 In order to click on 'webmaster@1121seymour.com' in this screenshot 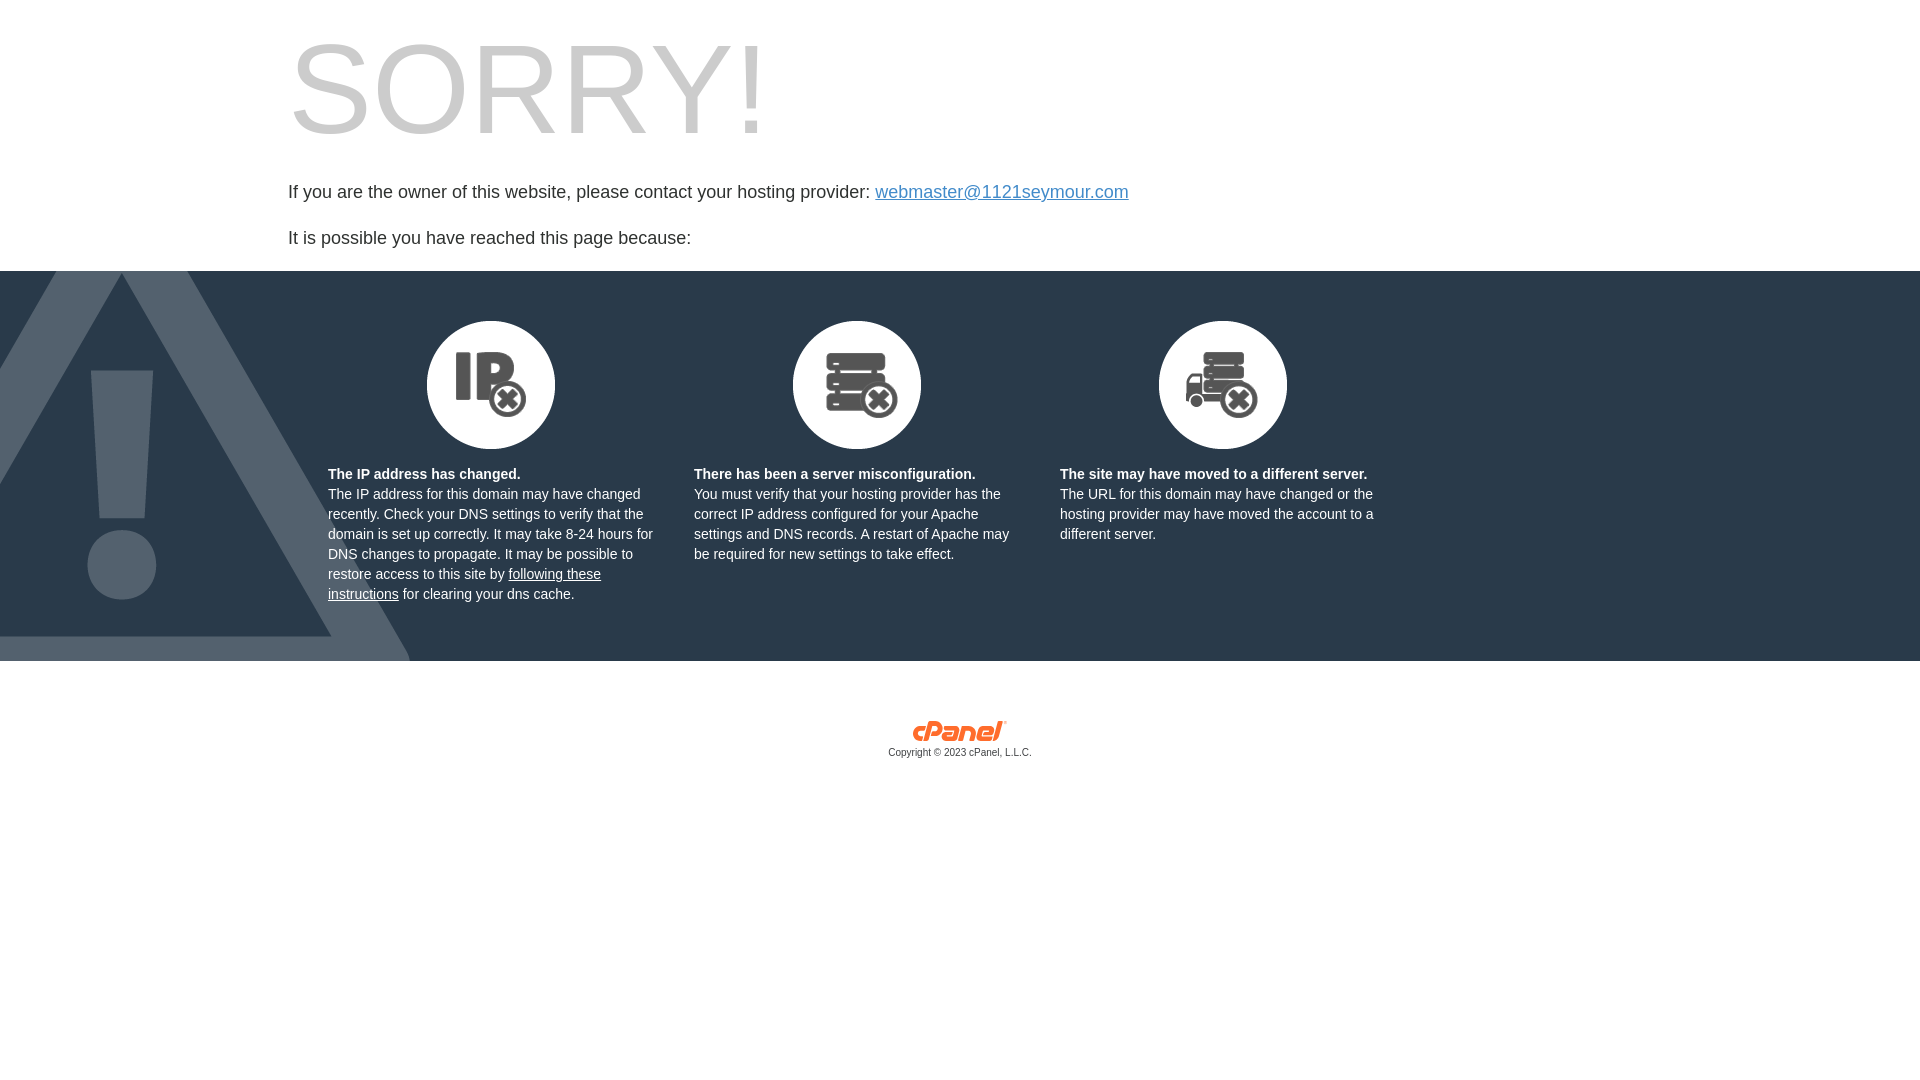, I will do `click(1001, 192)`.